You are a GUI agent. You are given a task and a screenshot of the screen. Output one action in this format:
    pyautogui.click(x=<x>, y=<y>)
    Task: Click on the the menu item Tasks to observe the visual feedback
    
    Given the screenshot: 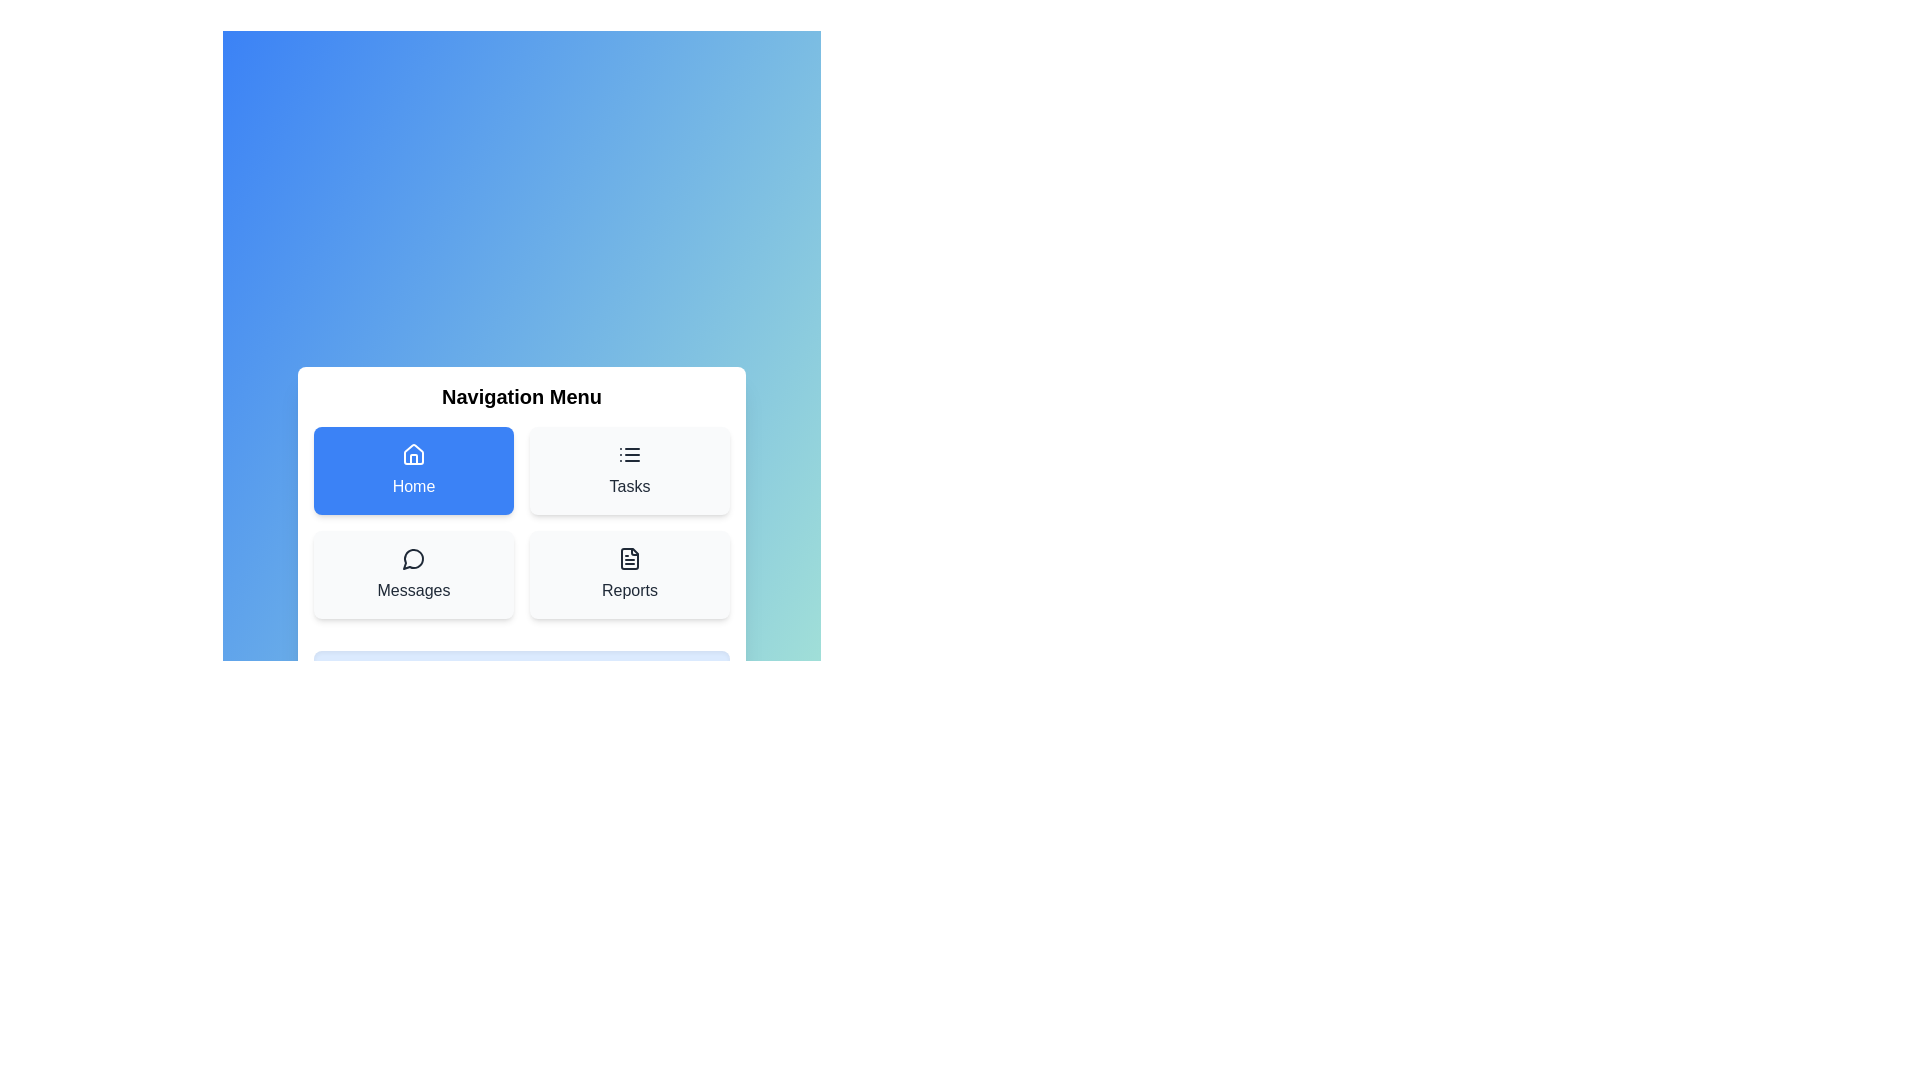 What is the action you would take?
    pyautogui.click(x=628, y=470)
    